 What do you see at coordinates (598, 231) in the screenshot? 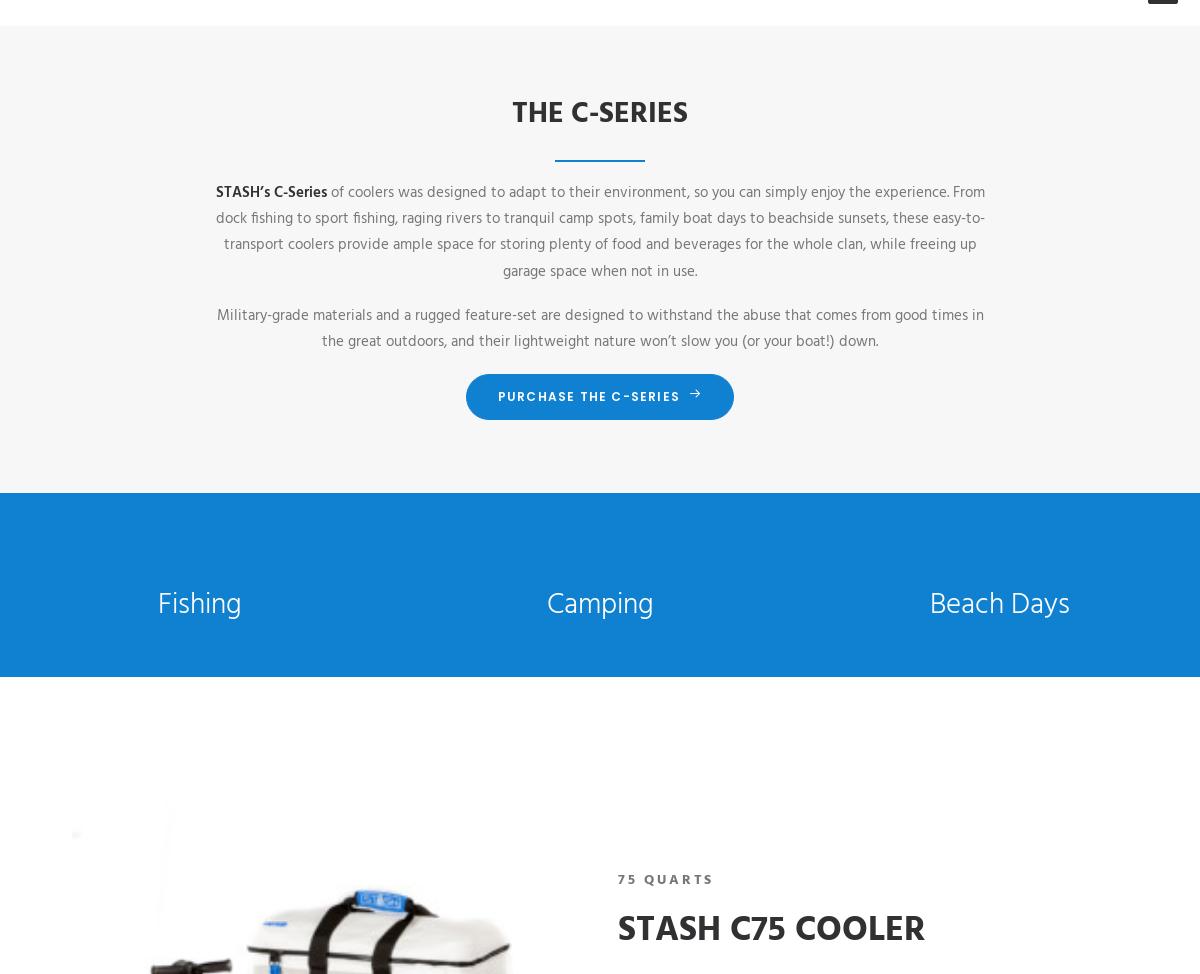
I see `'of coolers was designed to adapt to their environment, so you can simply enjoy the experience. From dock fishing to sport fishing, raging rivers to tranquil camp spots, family boat days to beachside sunsets, these easy-to-transport coolers provide ample space for storing plenty of food and beverages for the whole clan, while freeing up garage space when not in use.'` at bounding box center [598, 231].